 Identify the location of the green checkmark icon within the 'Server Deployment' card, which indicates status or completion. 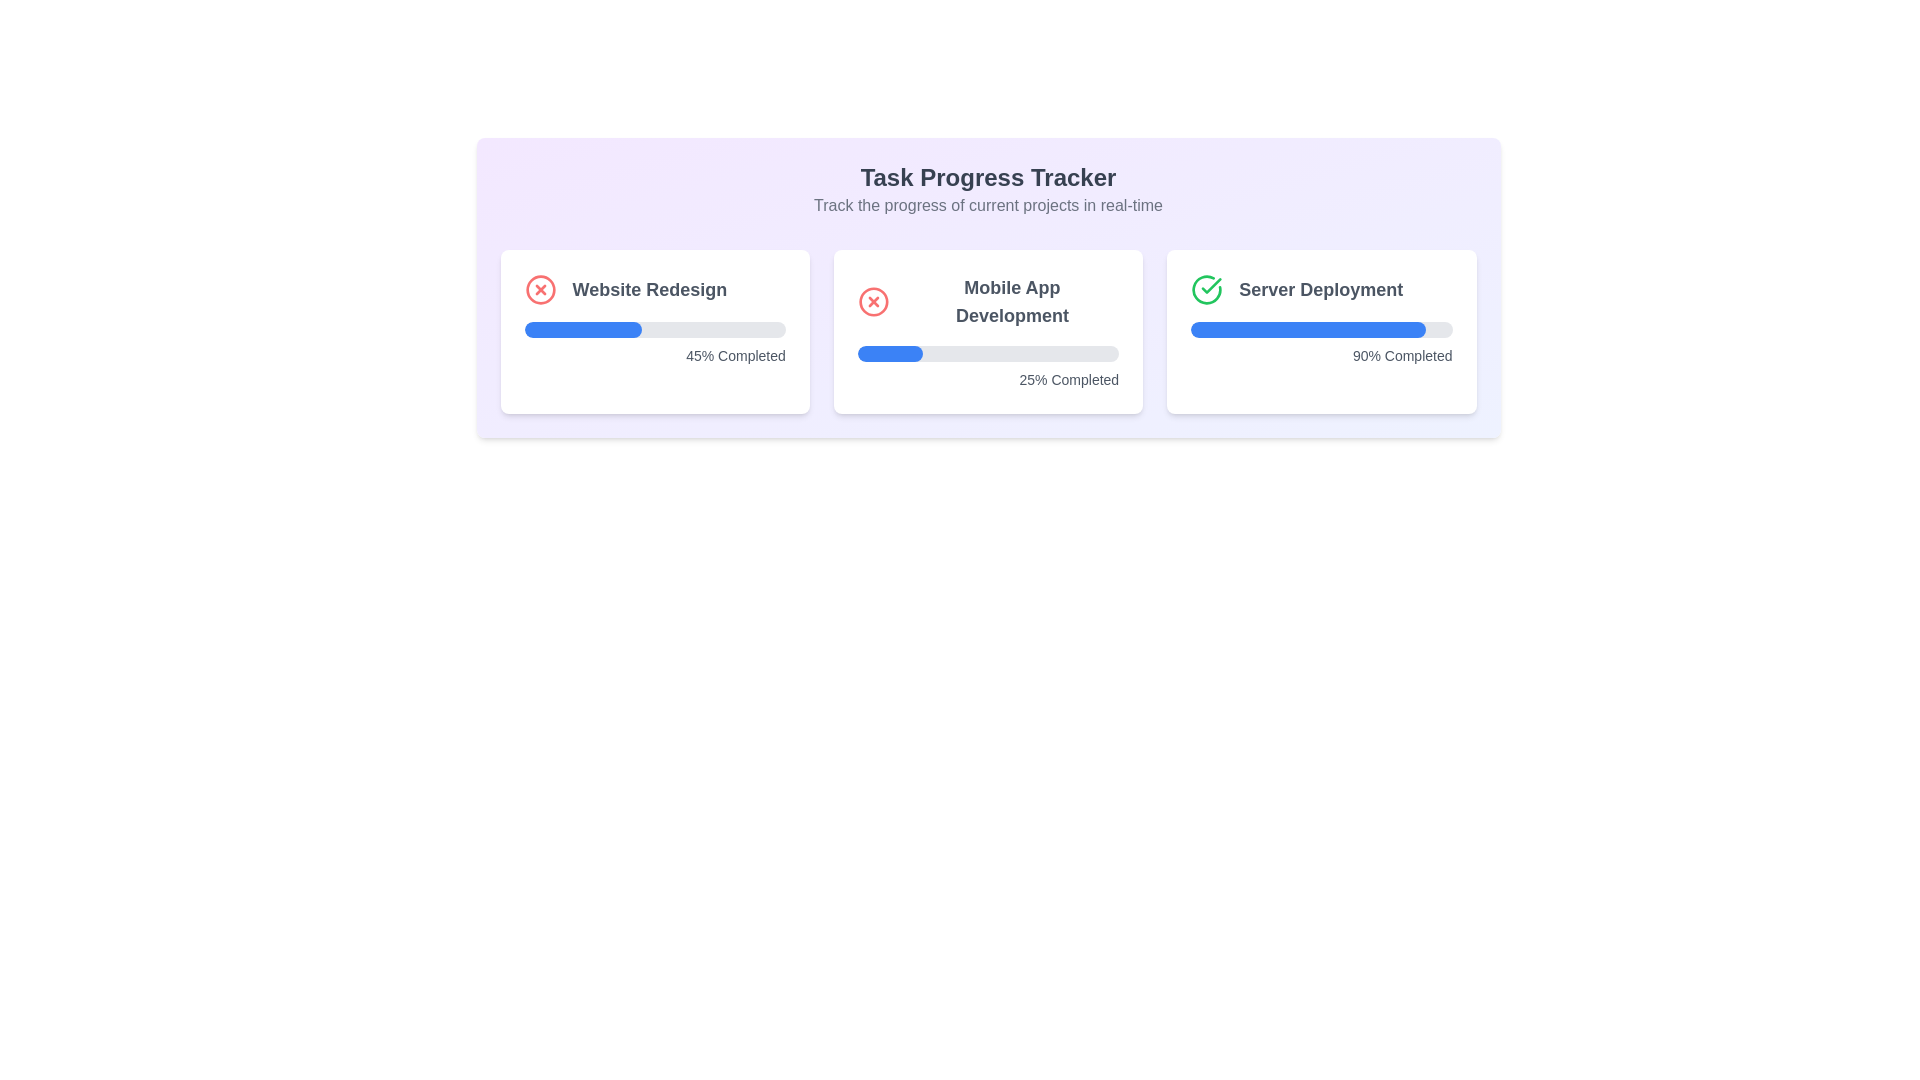
(1210, 285).